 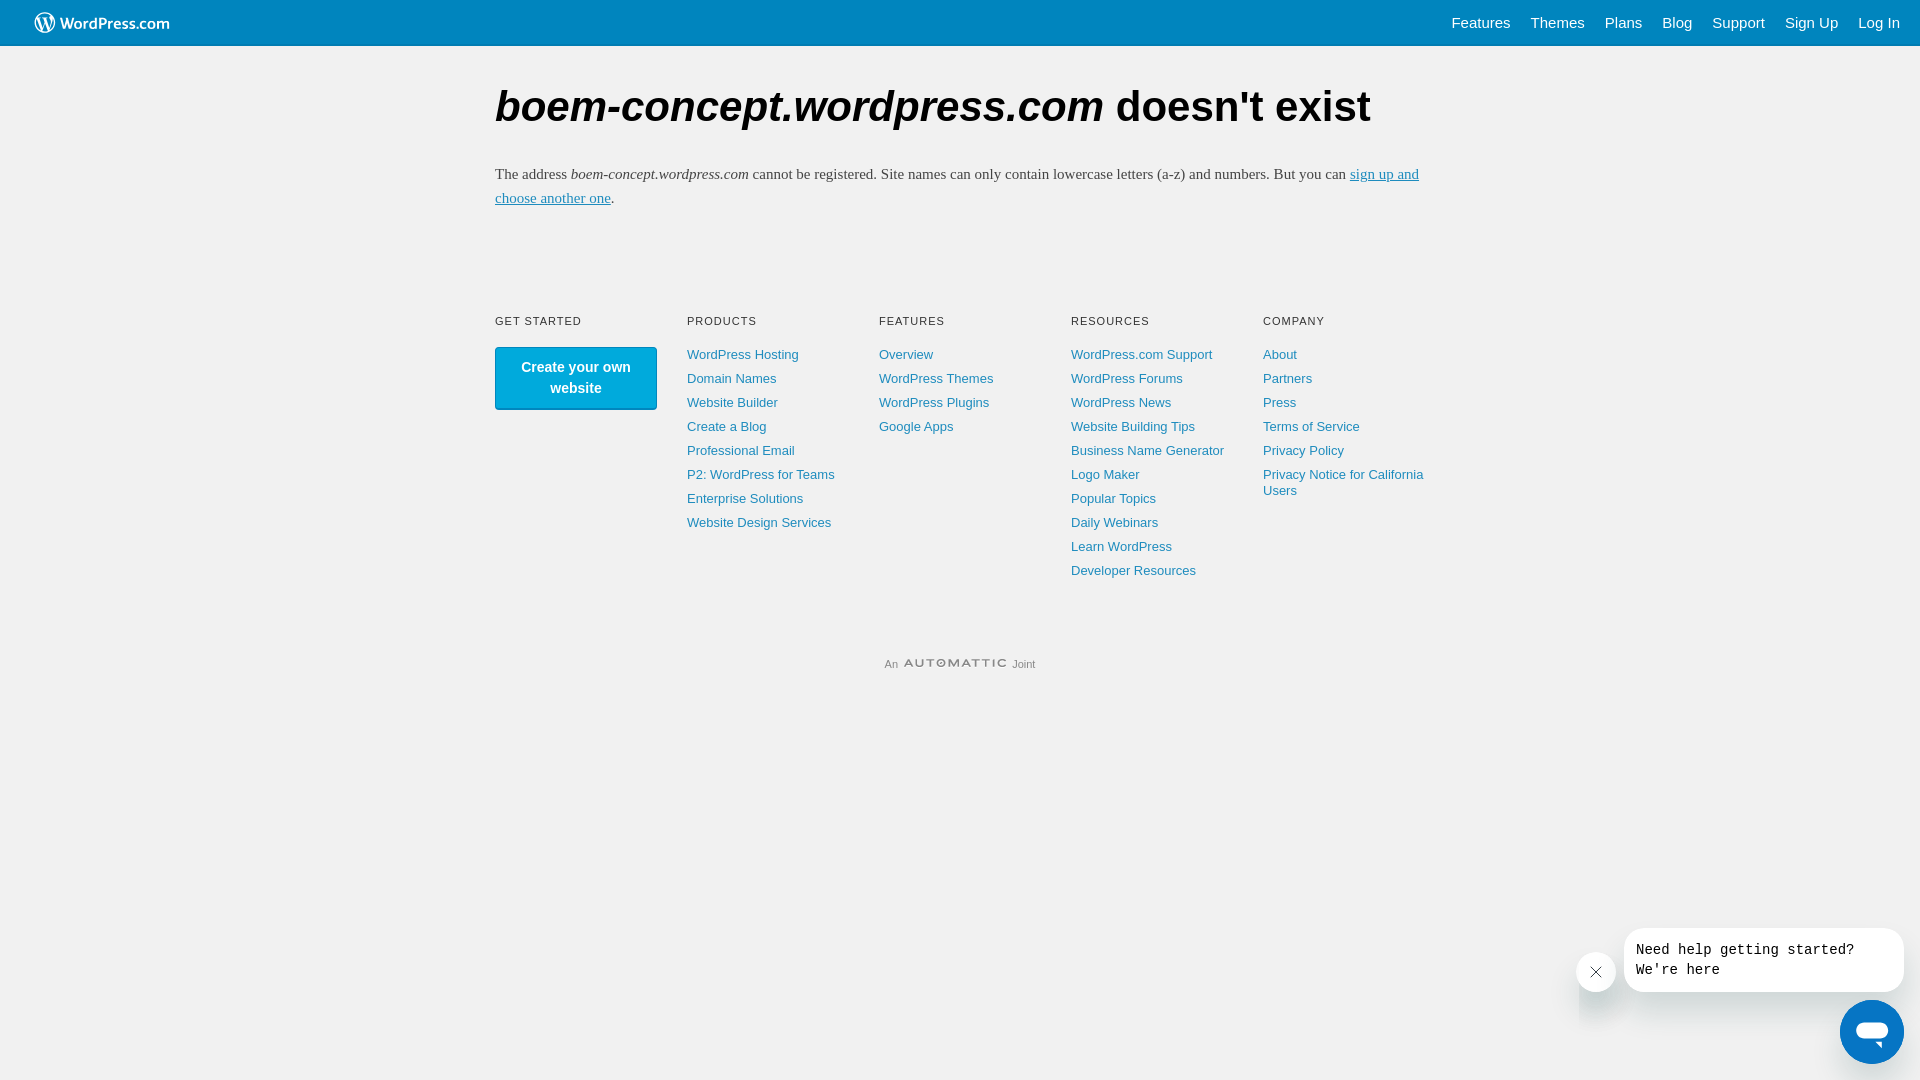 I want to click on 'WordPress Themes', so click(x=878, y=378).